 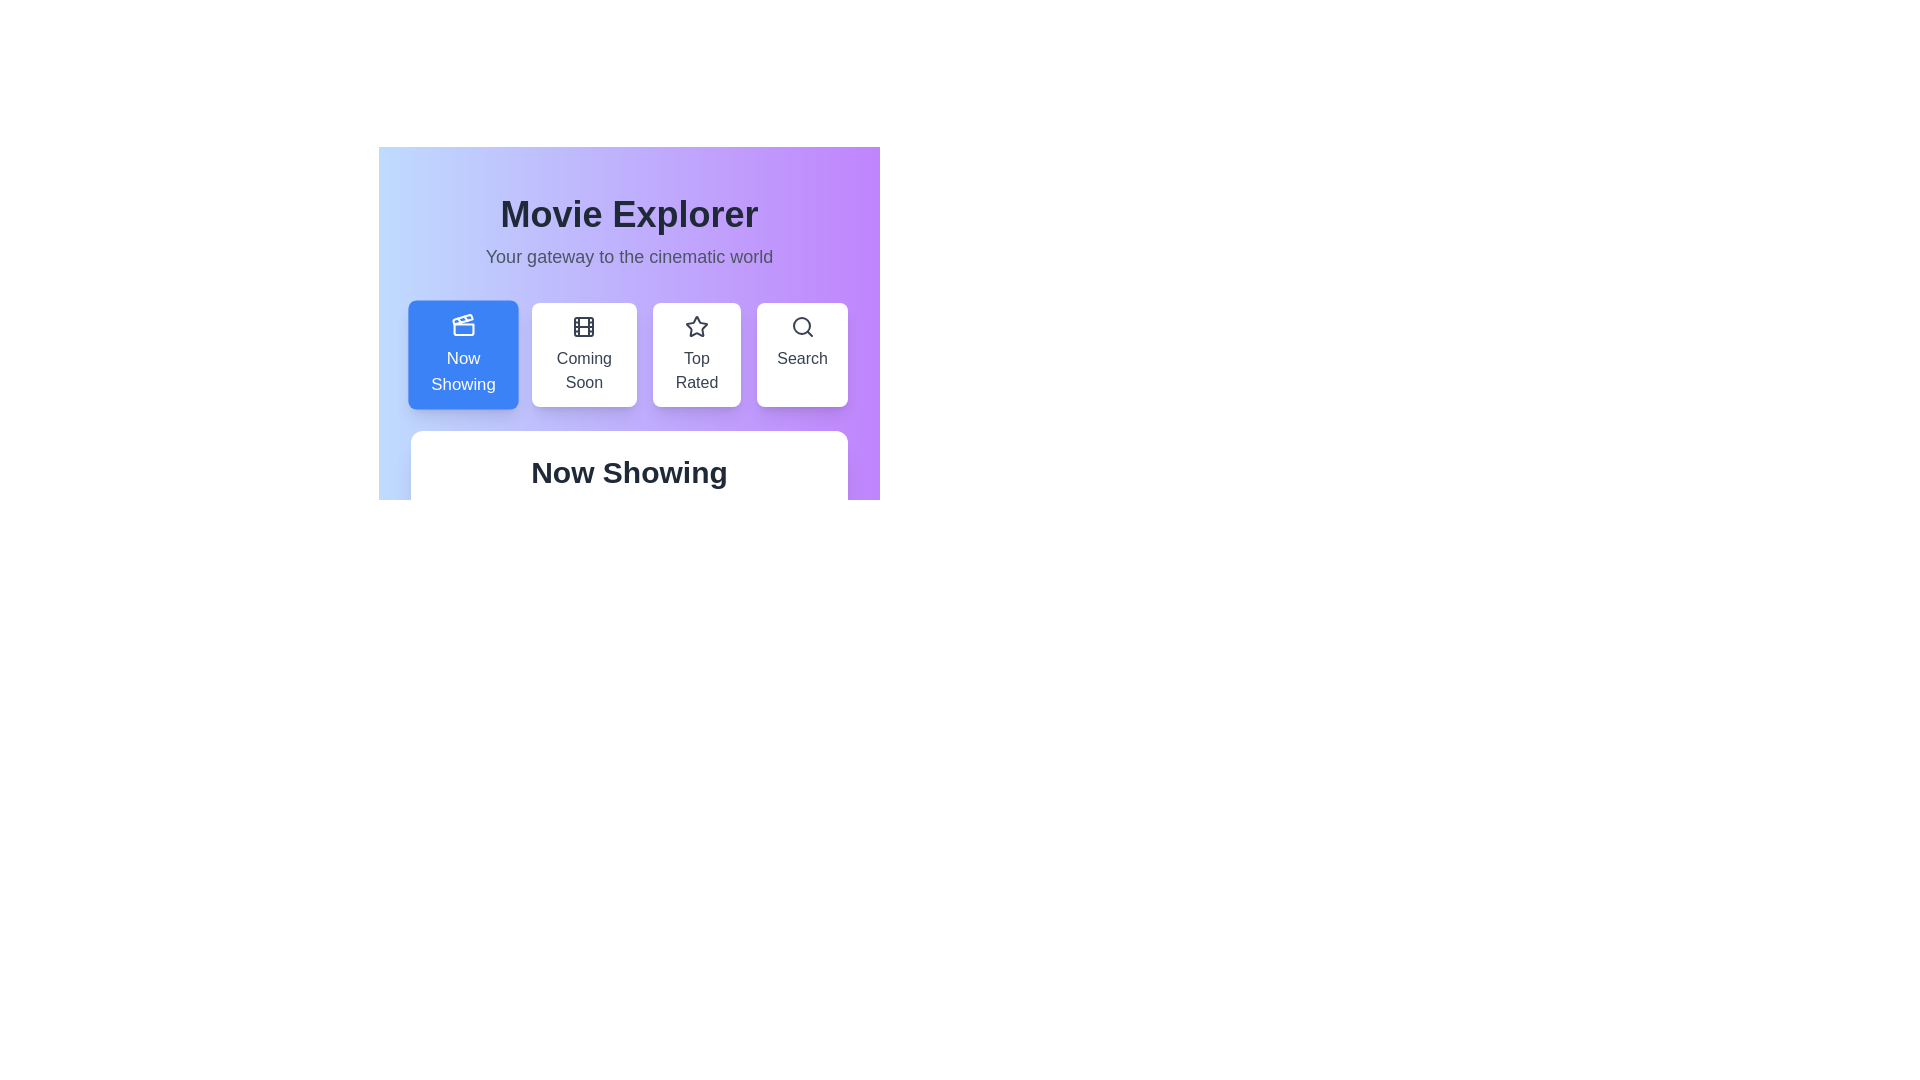 What do you see at coordinates (802, 353) in the screenshot?
I see `the tab labeled Search` at bounding box center [802, 353].